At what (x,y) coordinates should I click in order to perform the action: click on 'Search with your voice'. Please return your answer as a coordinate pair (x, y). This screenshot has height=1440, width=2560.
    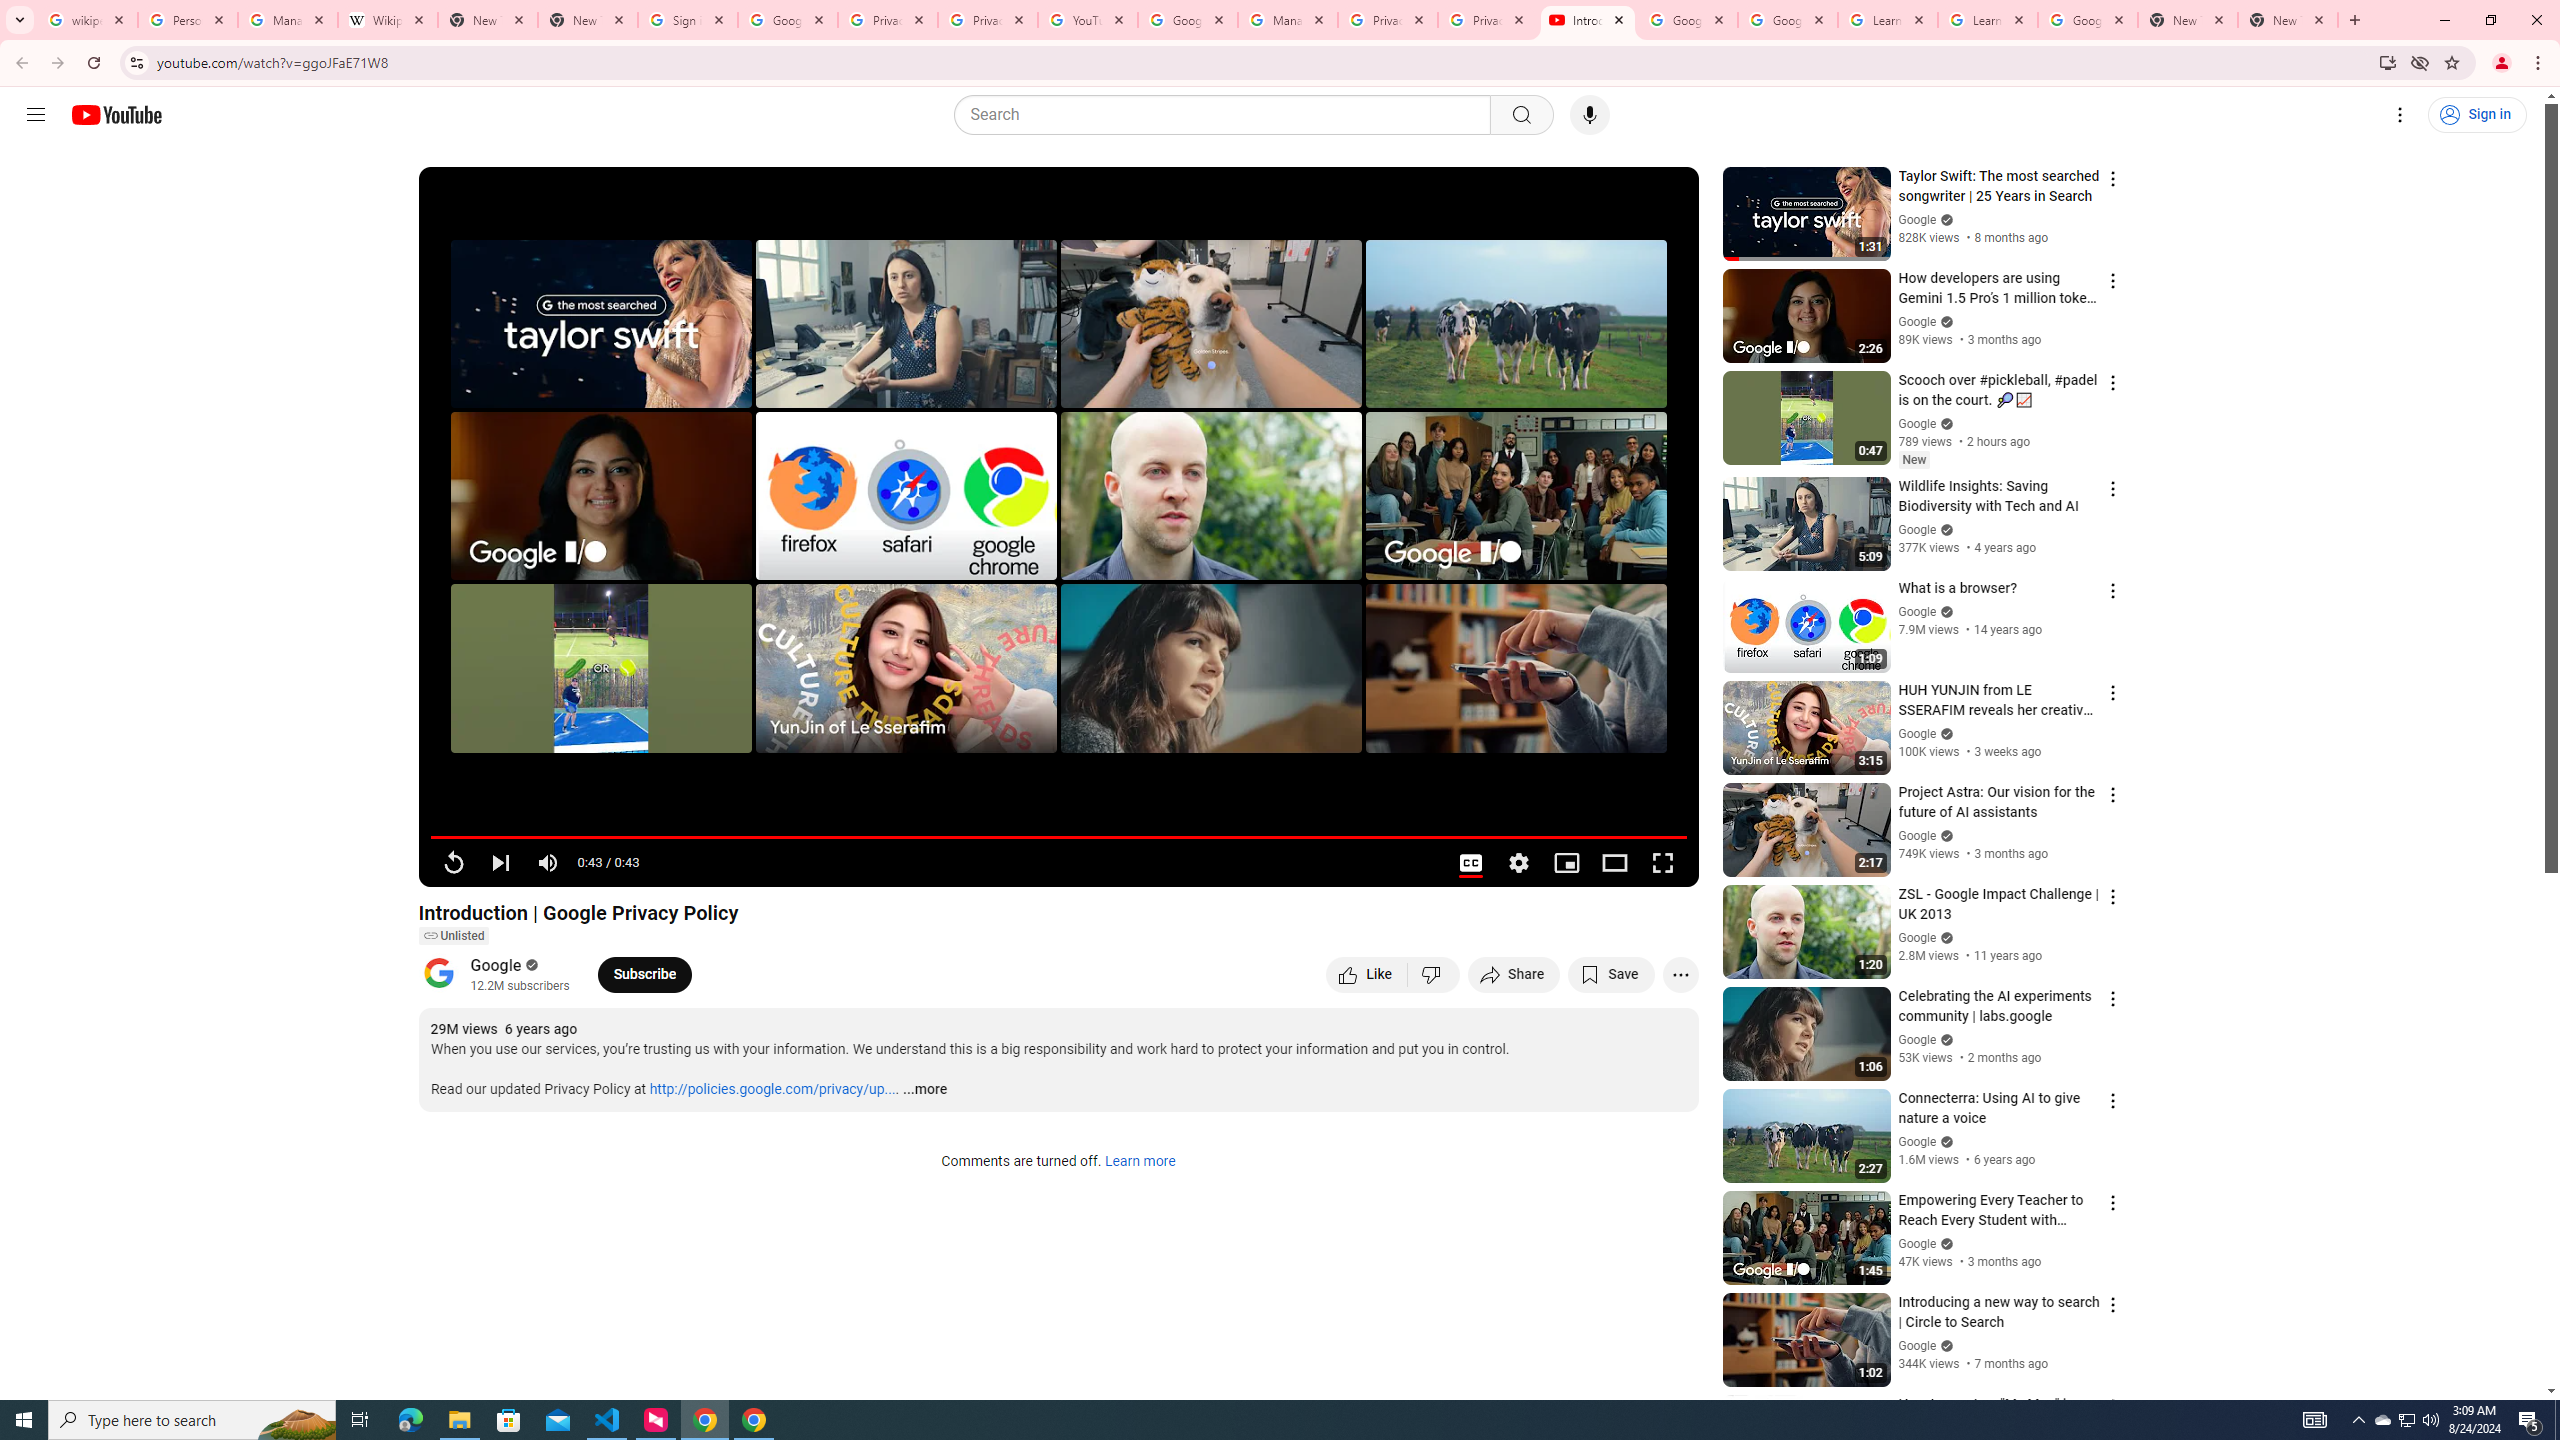
    Looking at the image, I should click on (1589, 114).